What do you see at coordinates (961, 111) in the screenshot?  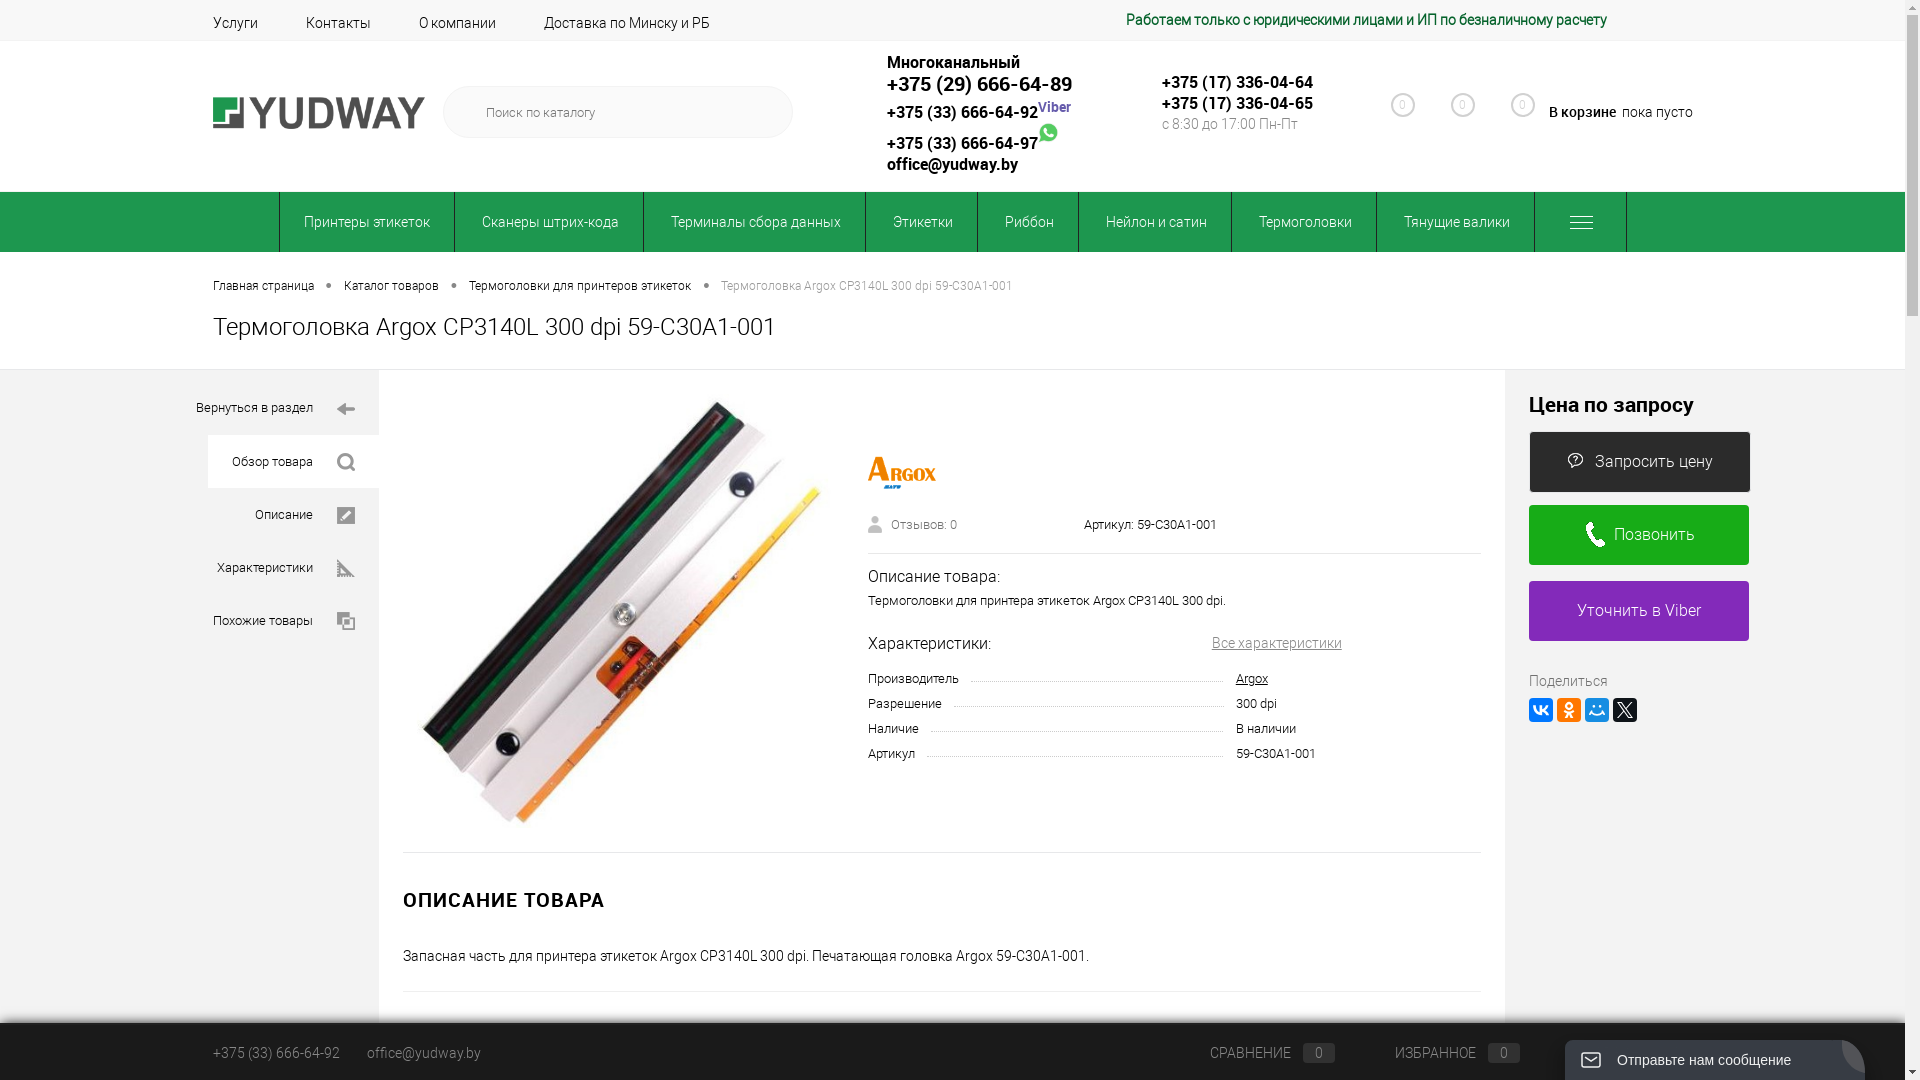 I see `'+375 (33) 666-64-92'` at bounding box center [961, 111].